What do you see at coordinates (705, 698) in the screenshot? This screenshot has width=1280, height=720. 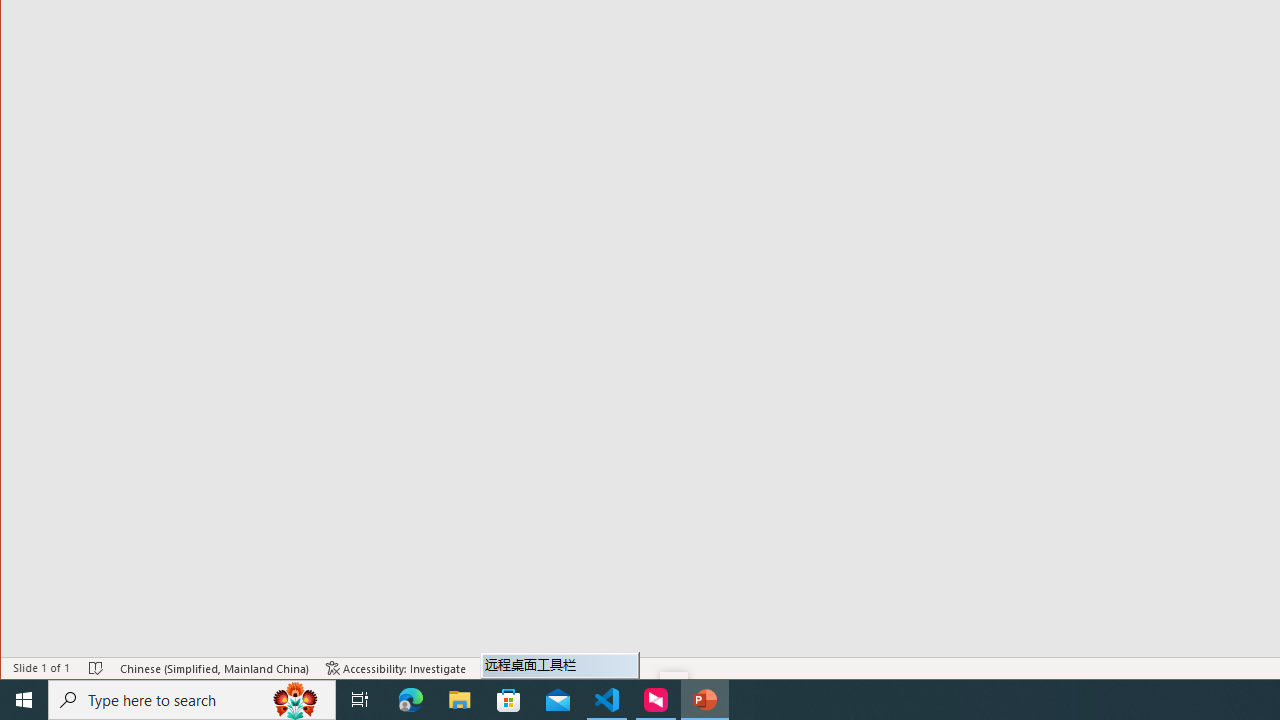 I see `'PowerPoint - 1 running window'` at bounding box center [705, 698].